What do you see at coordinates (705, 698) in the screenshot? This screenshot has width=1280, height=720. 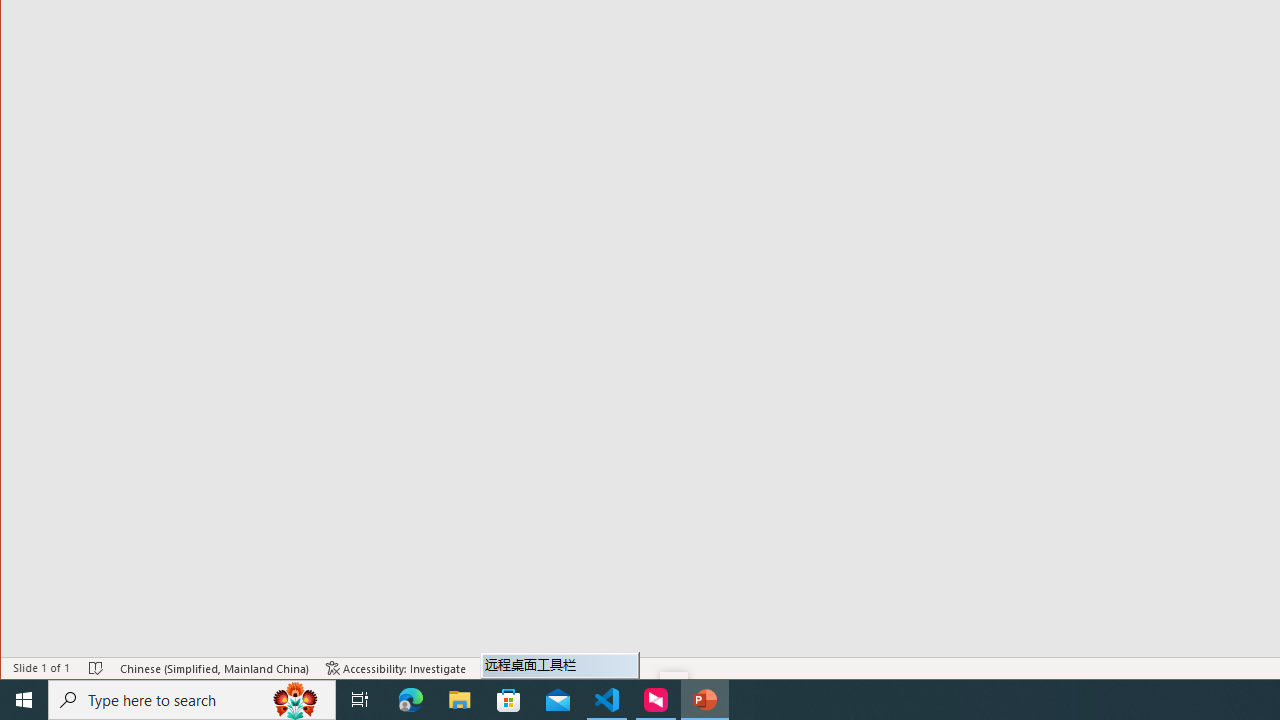 I see `'PowerPoint - 1 running window'` at bounding box center [705, 698].